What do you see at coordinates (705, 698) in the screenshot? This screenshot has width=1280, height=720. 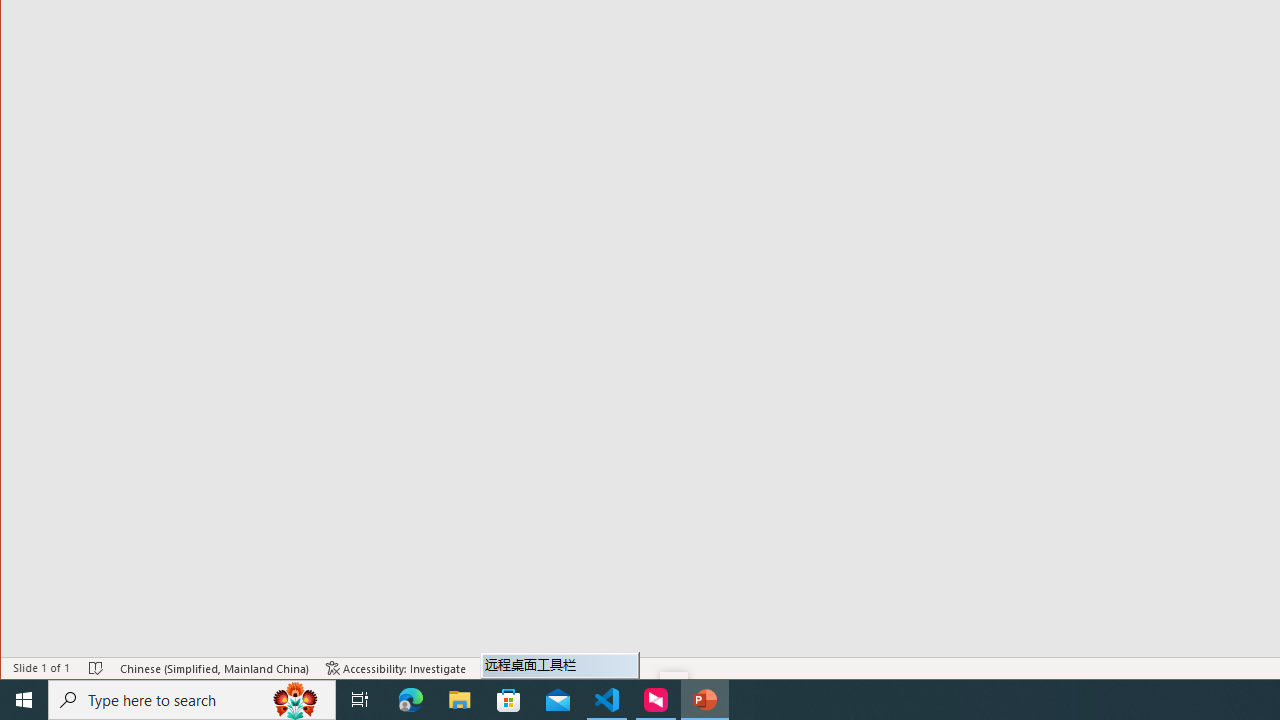 I see `'PowerPoint - 1 running window'` at bounding box center [705, 698].